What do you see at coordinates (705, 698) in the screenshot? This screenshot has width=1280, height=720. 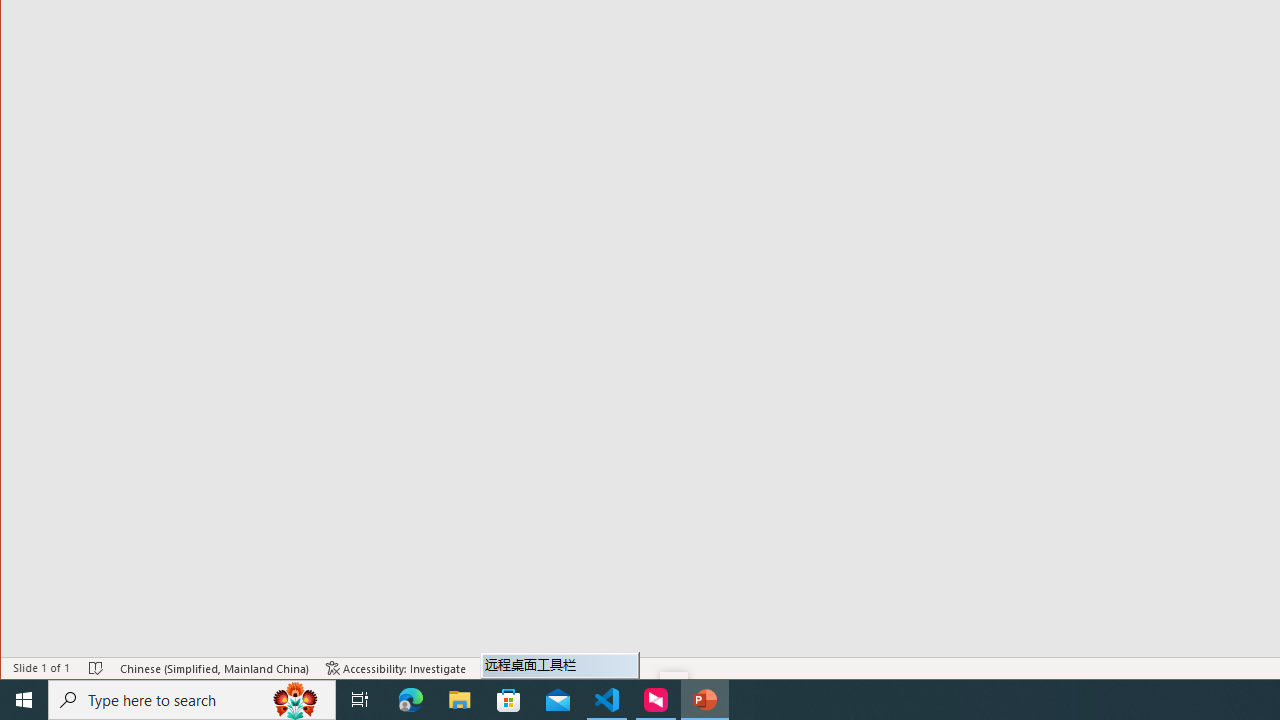 I see `'PowerPoint - 1 running window'` at bounding box center [705, 698].